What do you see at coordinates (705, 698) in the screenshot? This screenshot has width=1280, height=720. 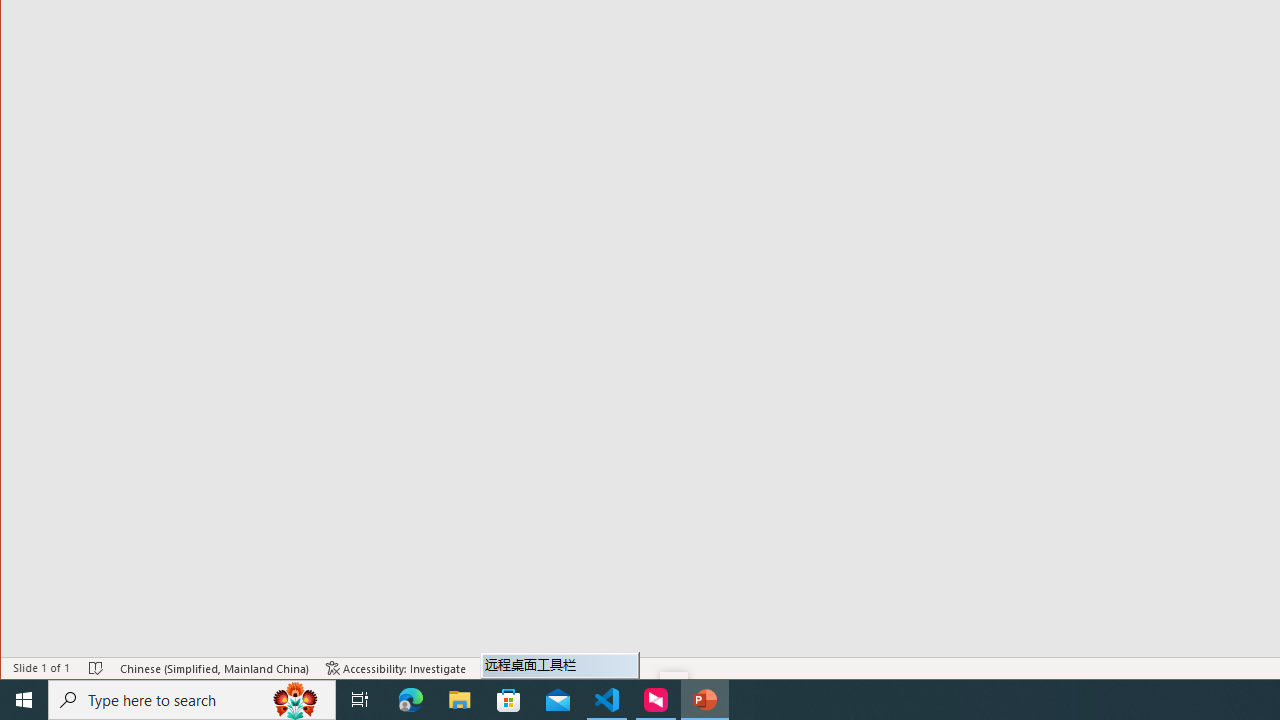 I see `'PowerPoint - 1 running window'` at bounding box center [705, 698].